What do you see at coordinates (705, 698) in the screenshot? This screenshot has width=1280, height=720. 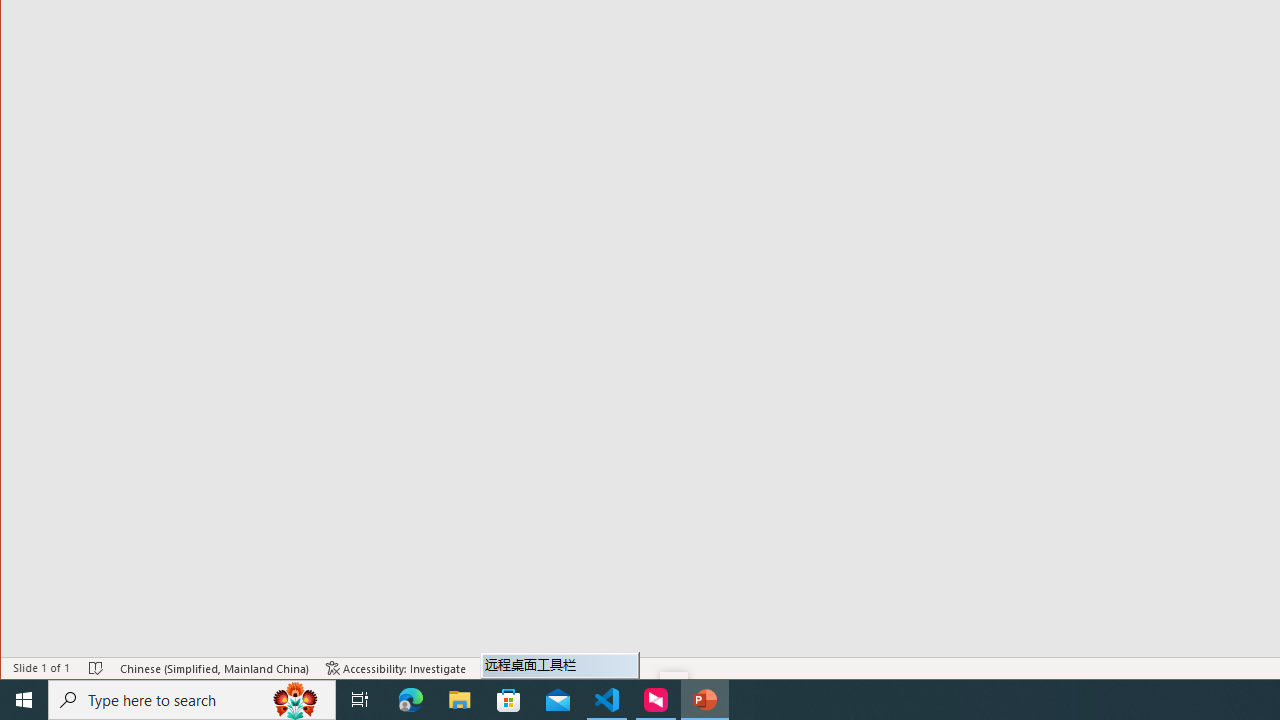 I see `'PowerPoint - 1 running window'` at bounding box center [705, 698].